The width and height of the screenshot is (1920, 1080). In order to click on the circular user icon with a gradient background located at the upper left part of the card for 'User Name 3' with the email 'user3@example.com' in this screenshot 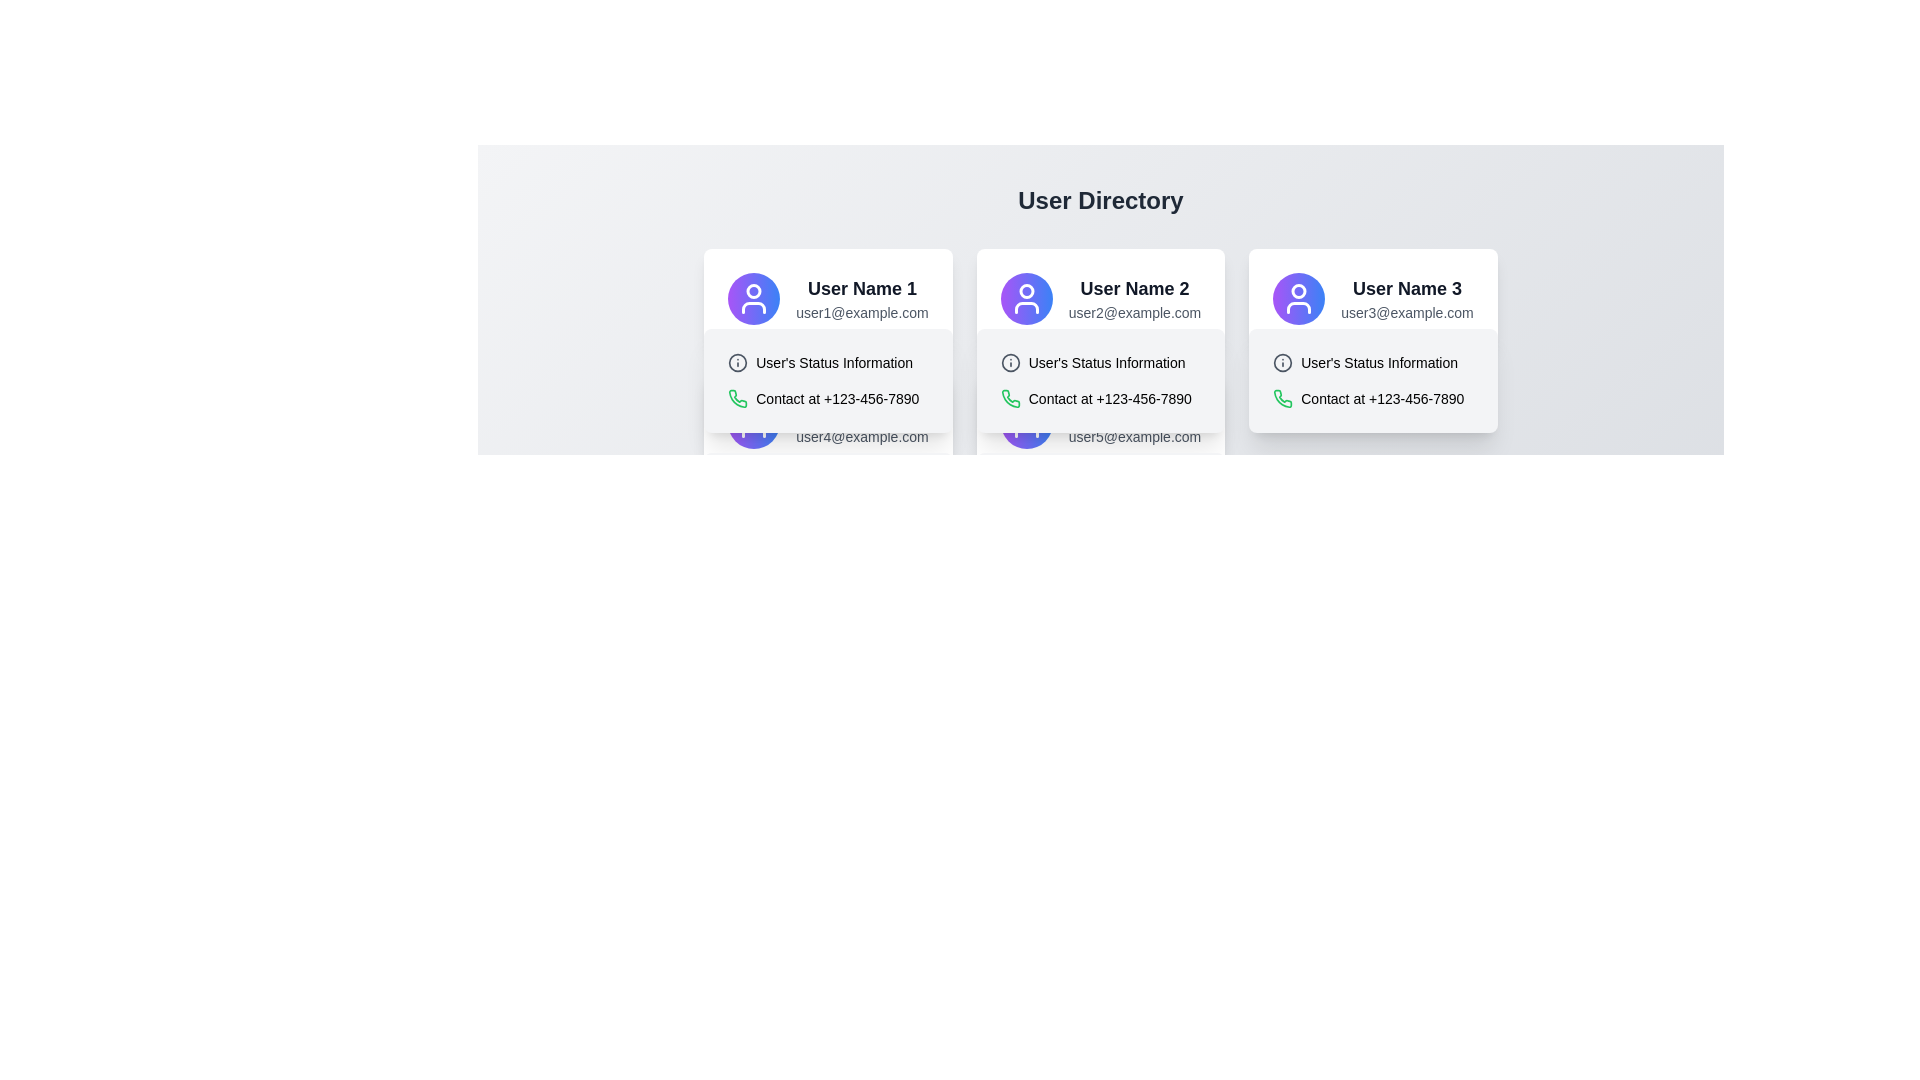, I will do `click(1299, 299)`.